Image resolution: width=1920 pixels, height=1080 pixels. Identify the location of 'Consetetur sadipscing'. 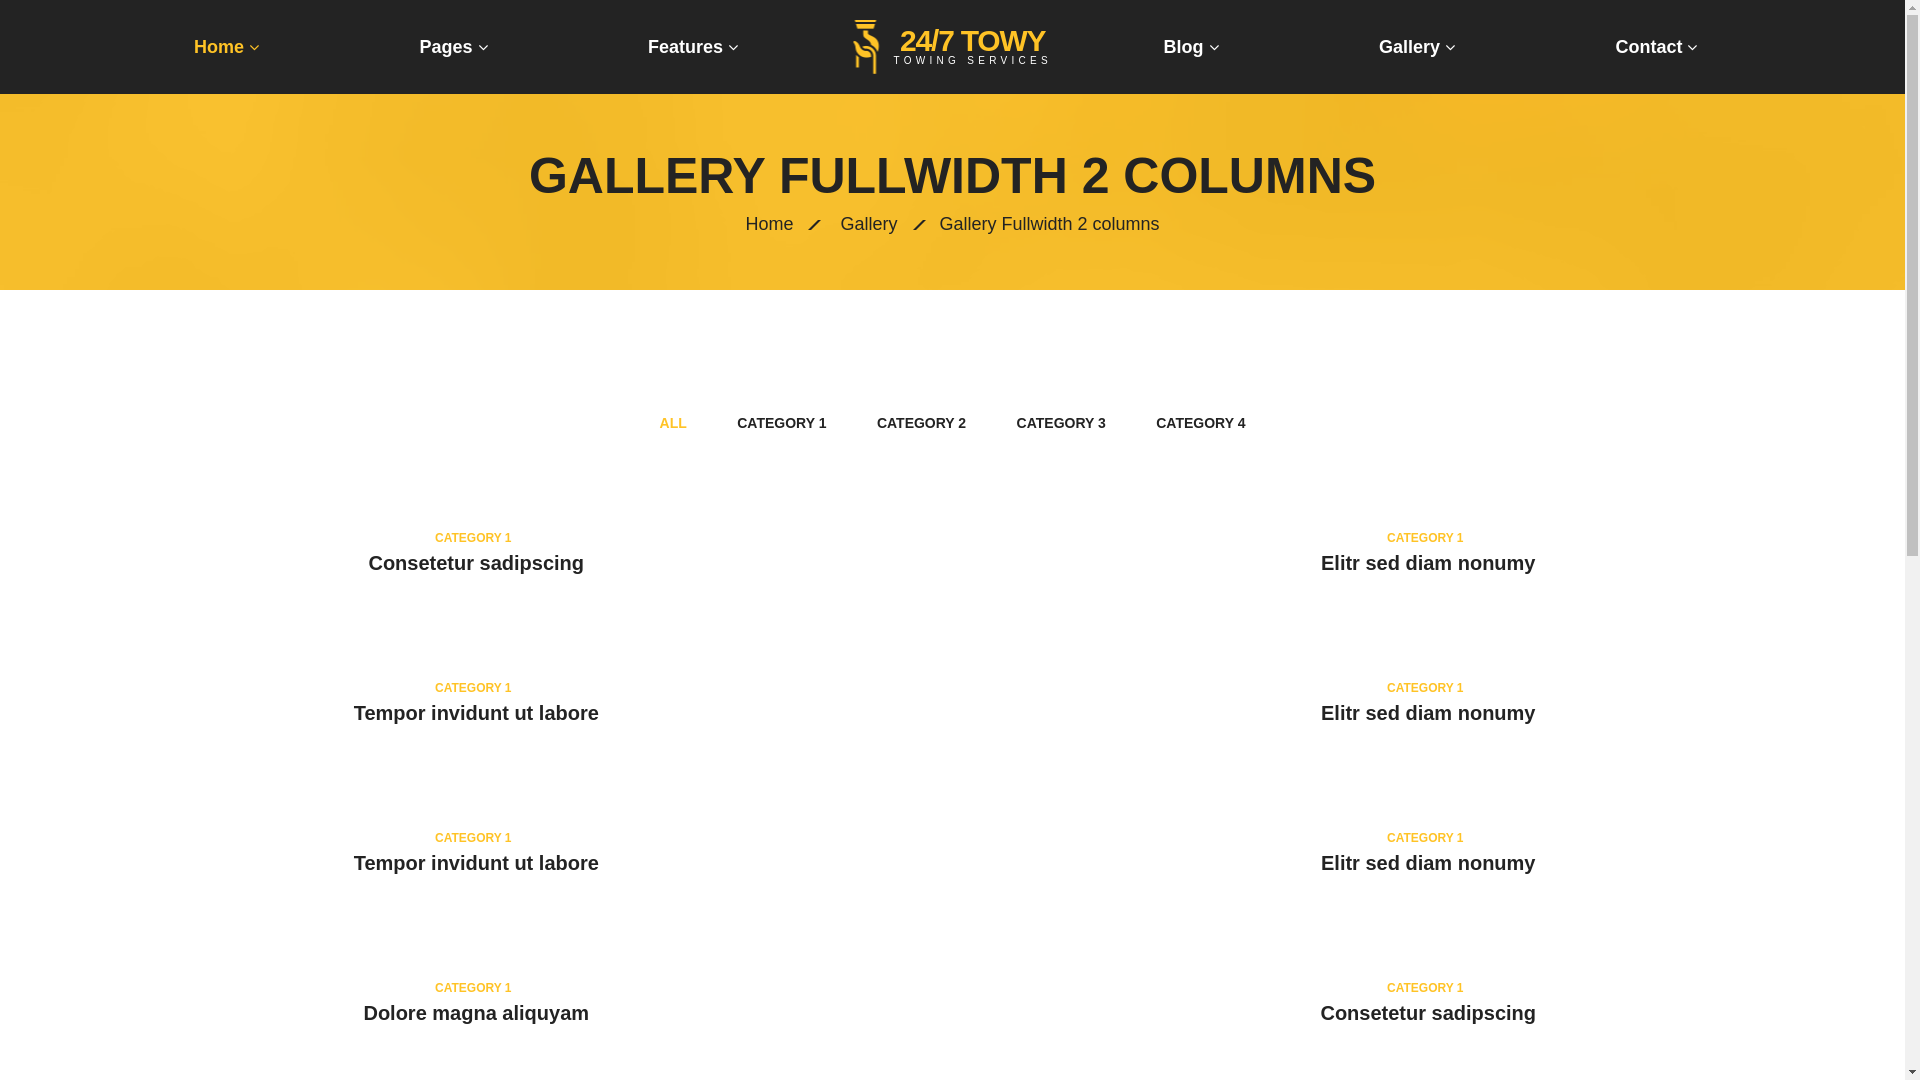
(474, 563).